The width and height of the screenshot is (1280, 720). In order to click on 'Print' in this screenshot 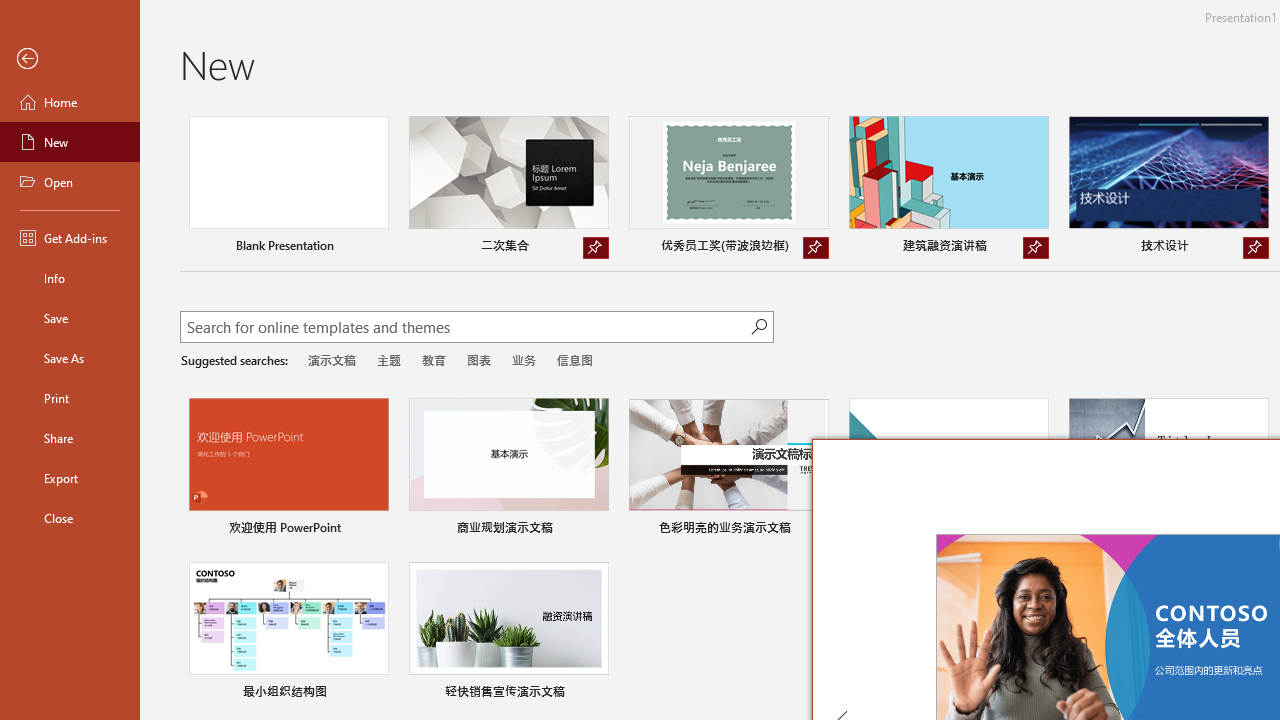, I will do `click(69, 398)`.